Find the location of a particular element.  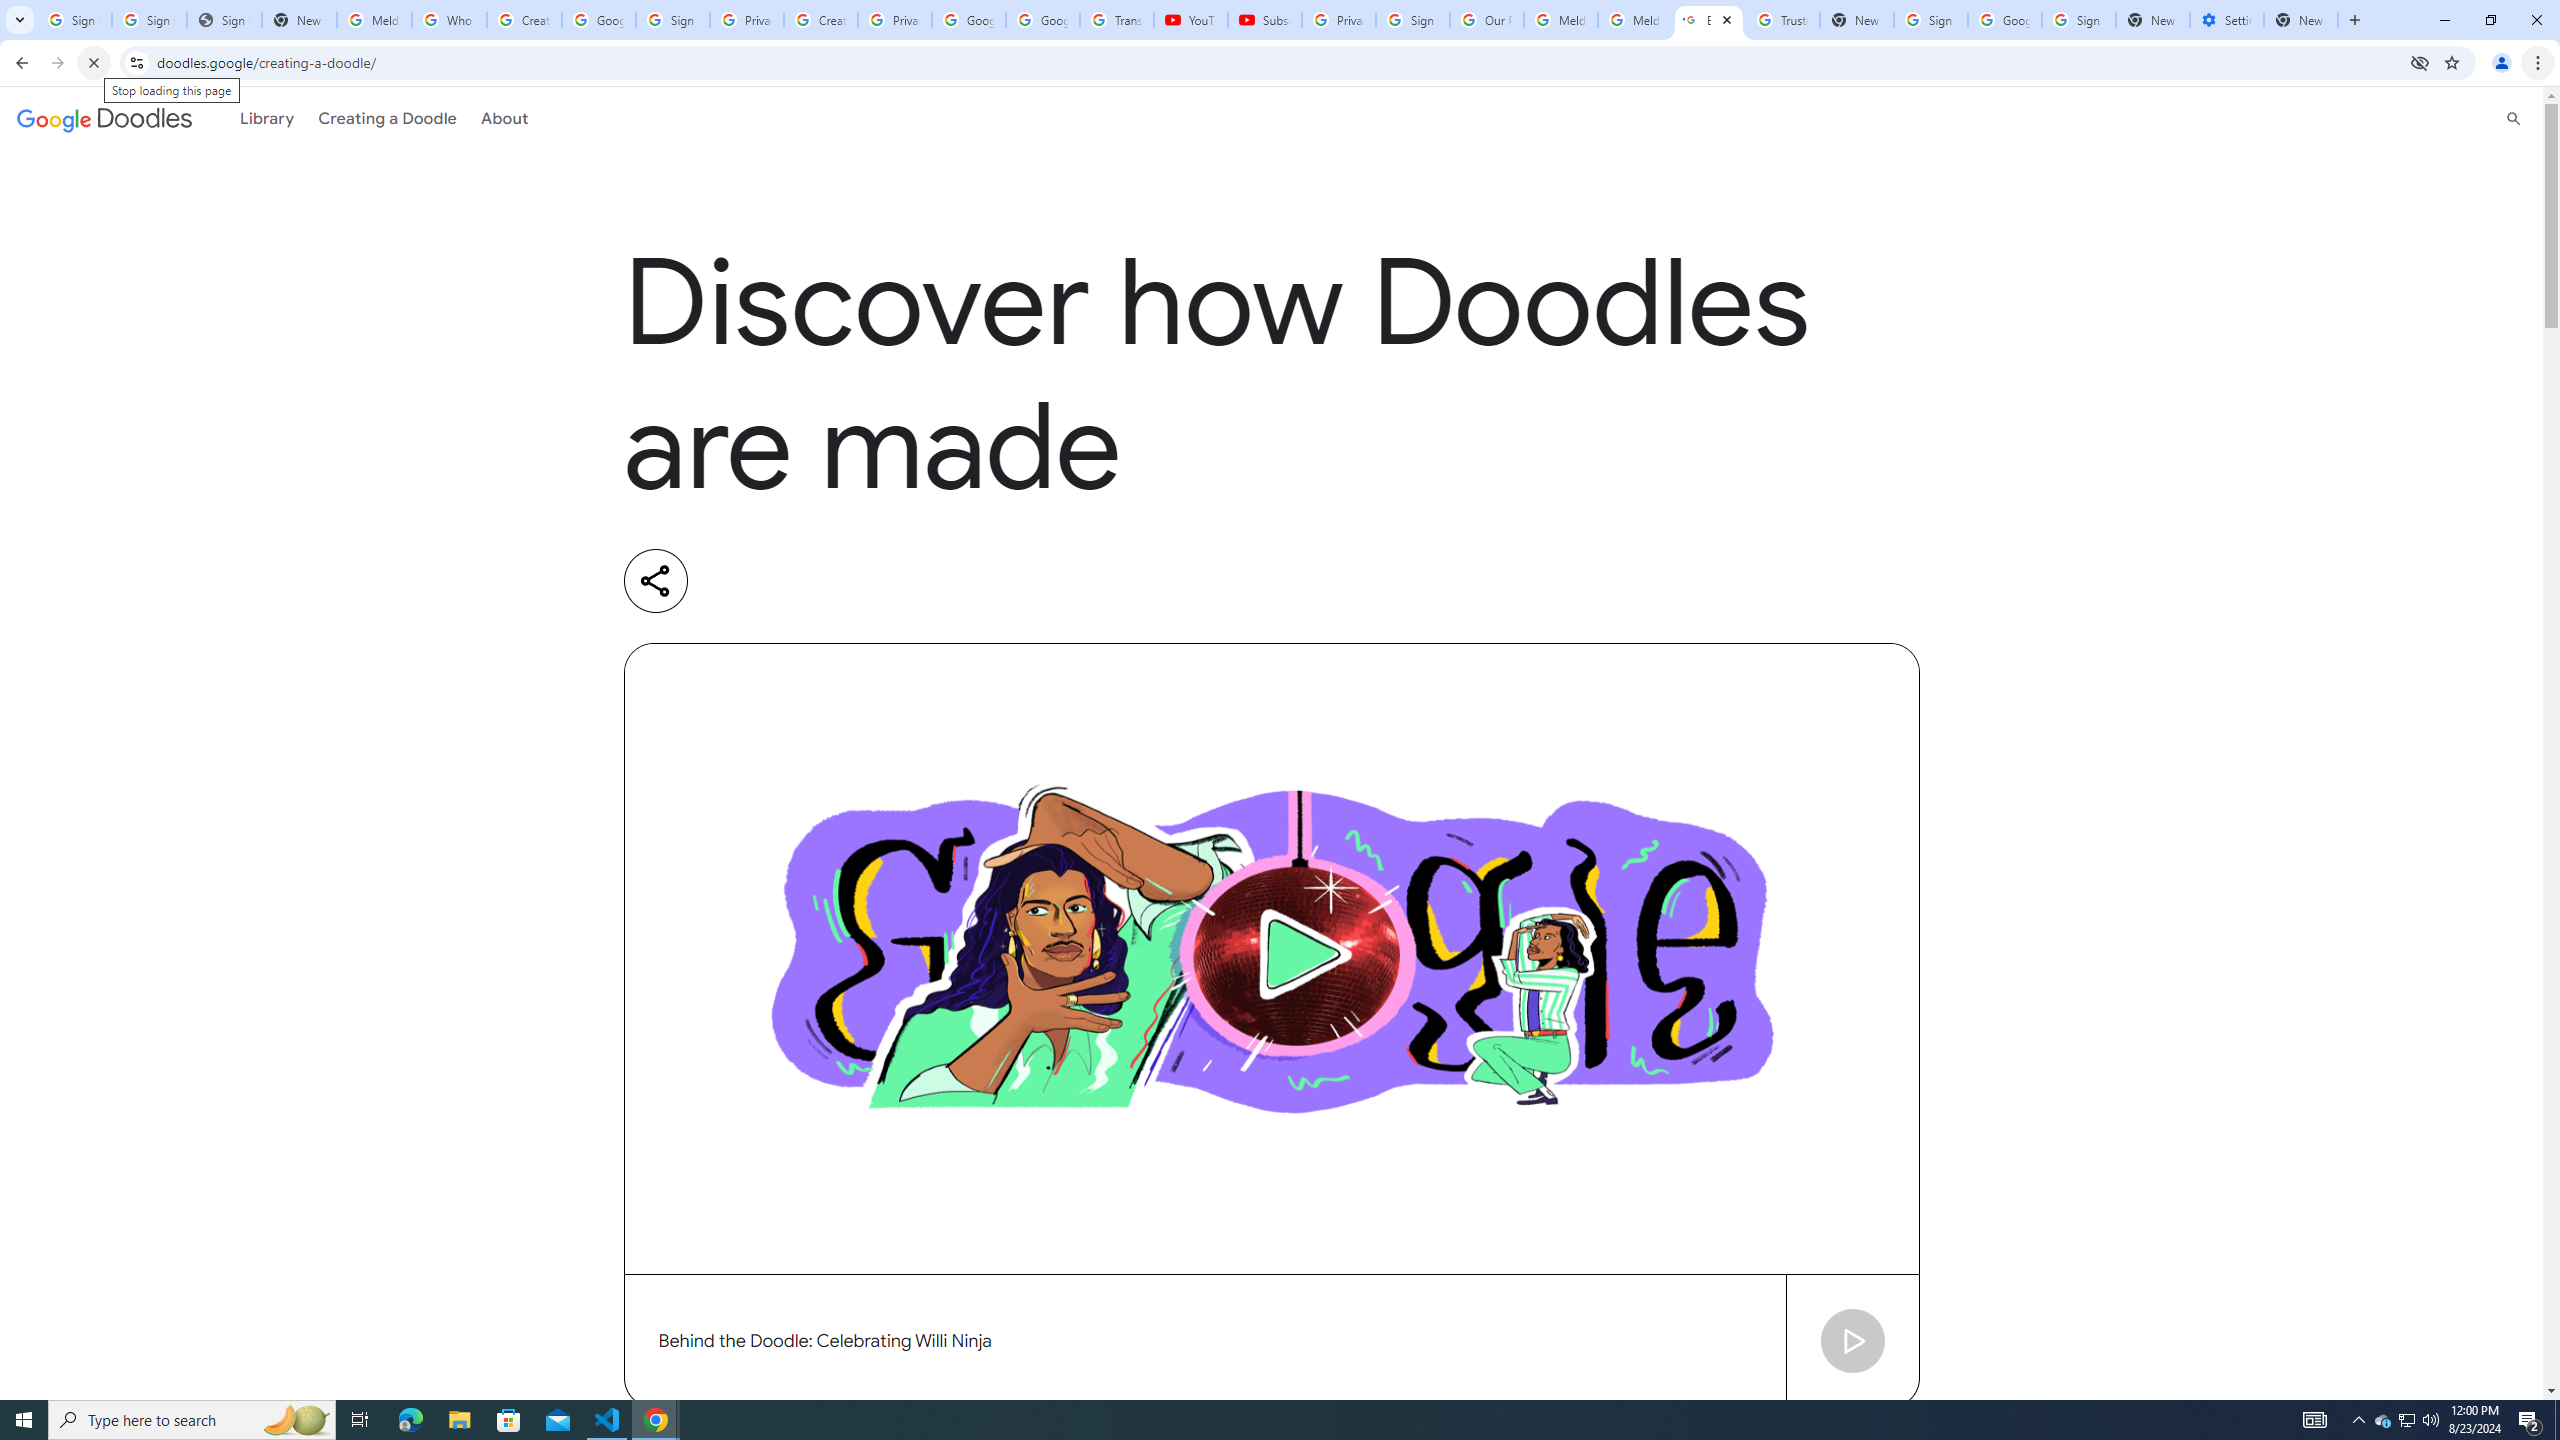

'Create your Google Account' is located at coordinates (820, 19).